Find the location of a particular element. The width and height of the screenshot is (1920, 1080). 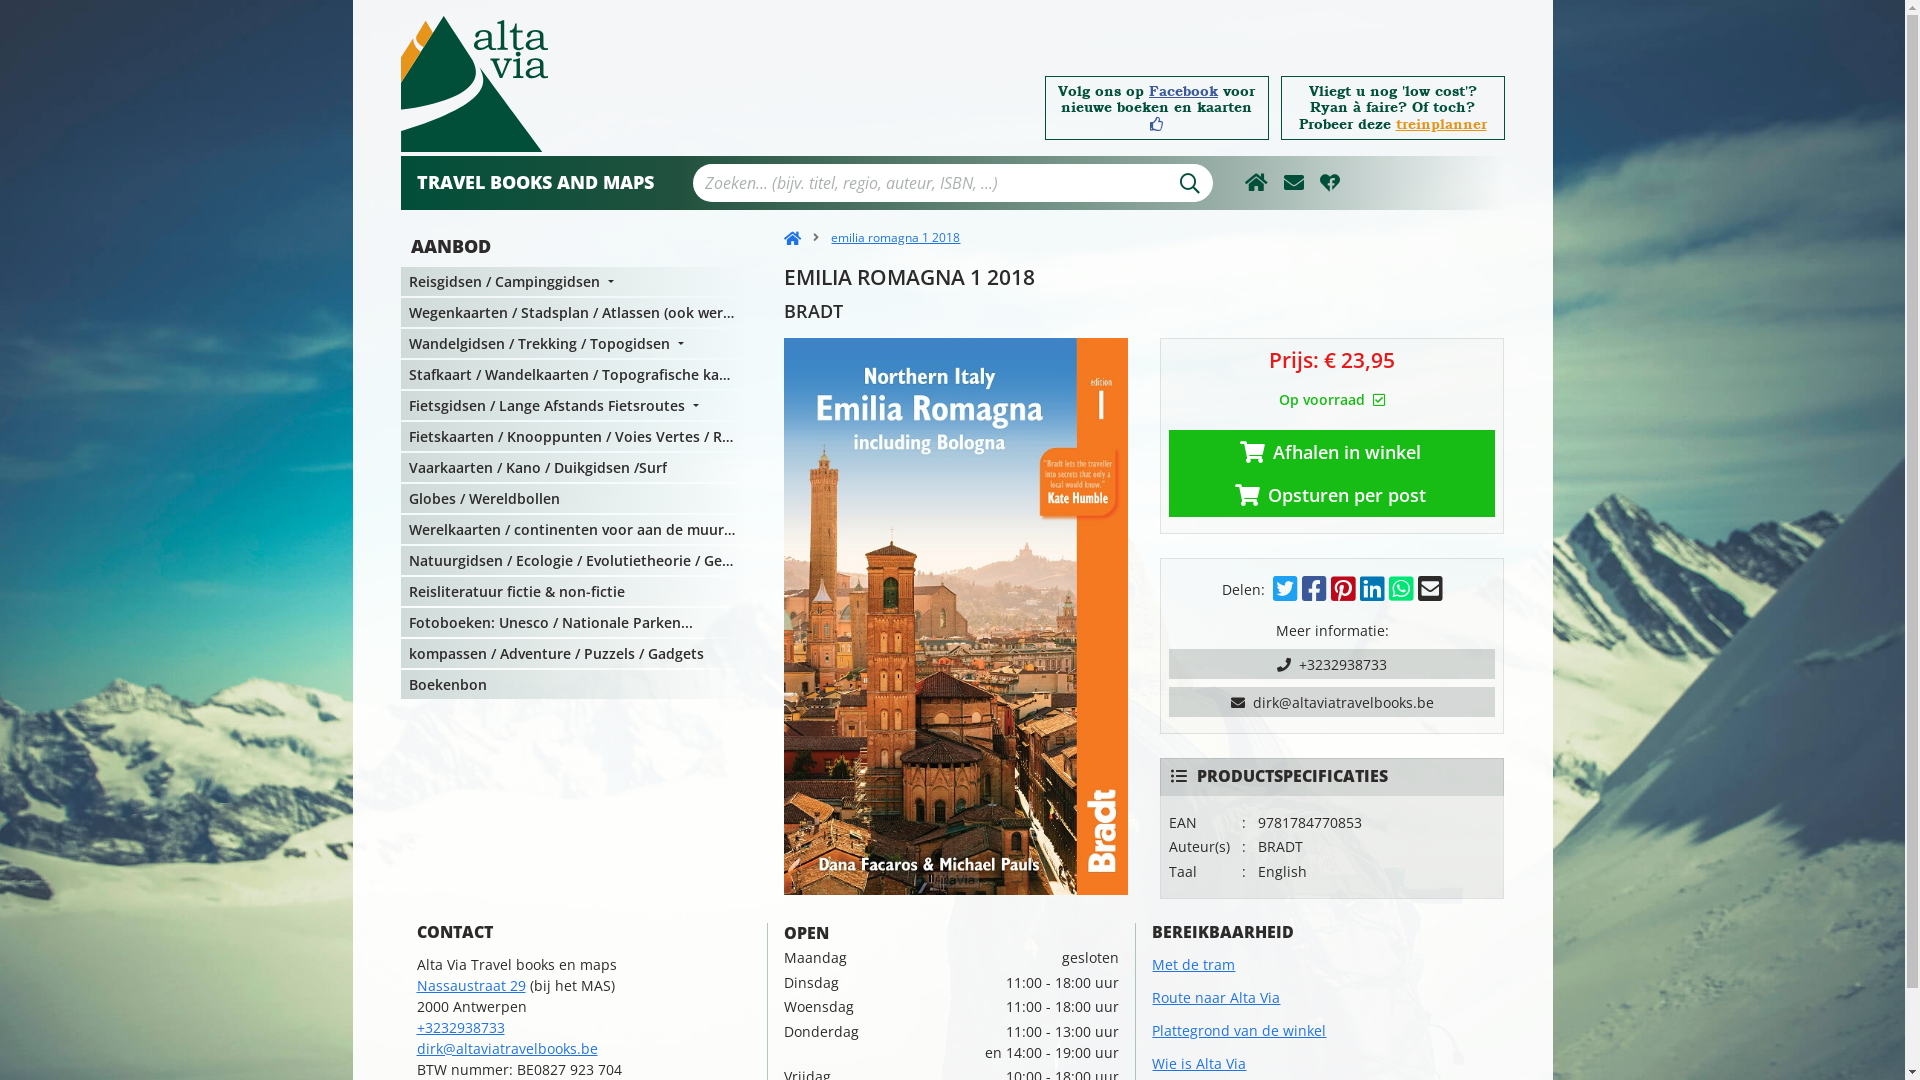

'Fotoboeken: Unesco / Nationale Parken...' is located at coordinates (575, 621).